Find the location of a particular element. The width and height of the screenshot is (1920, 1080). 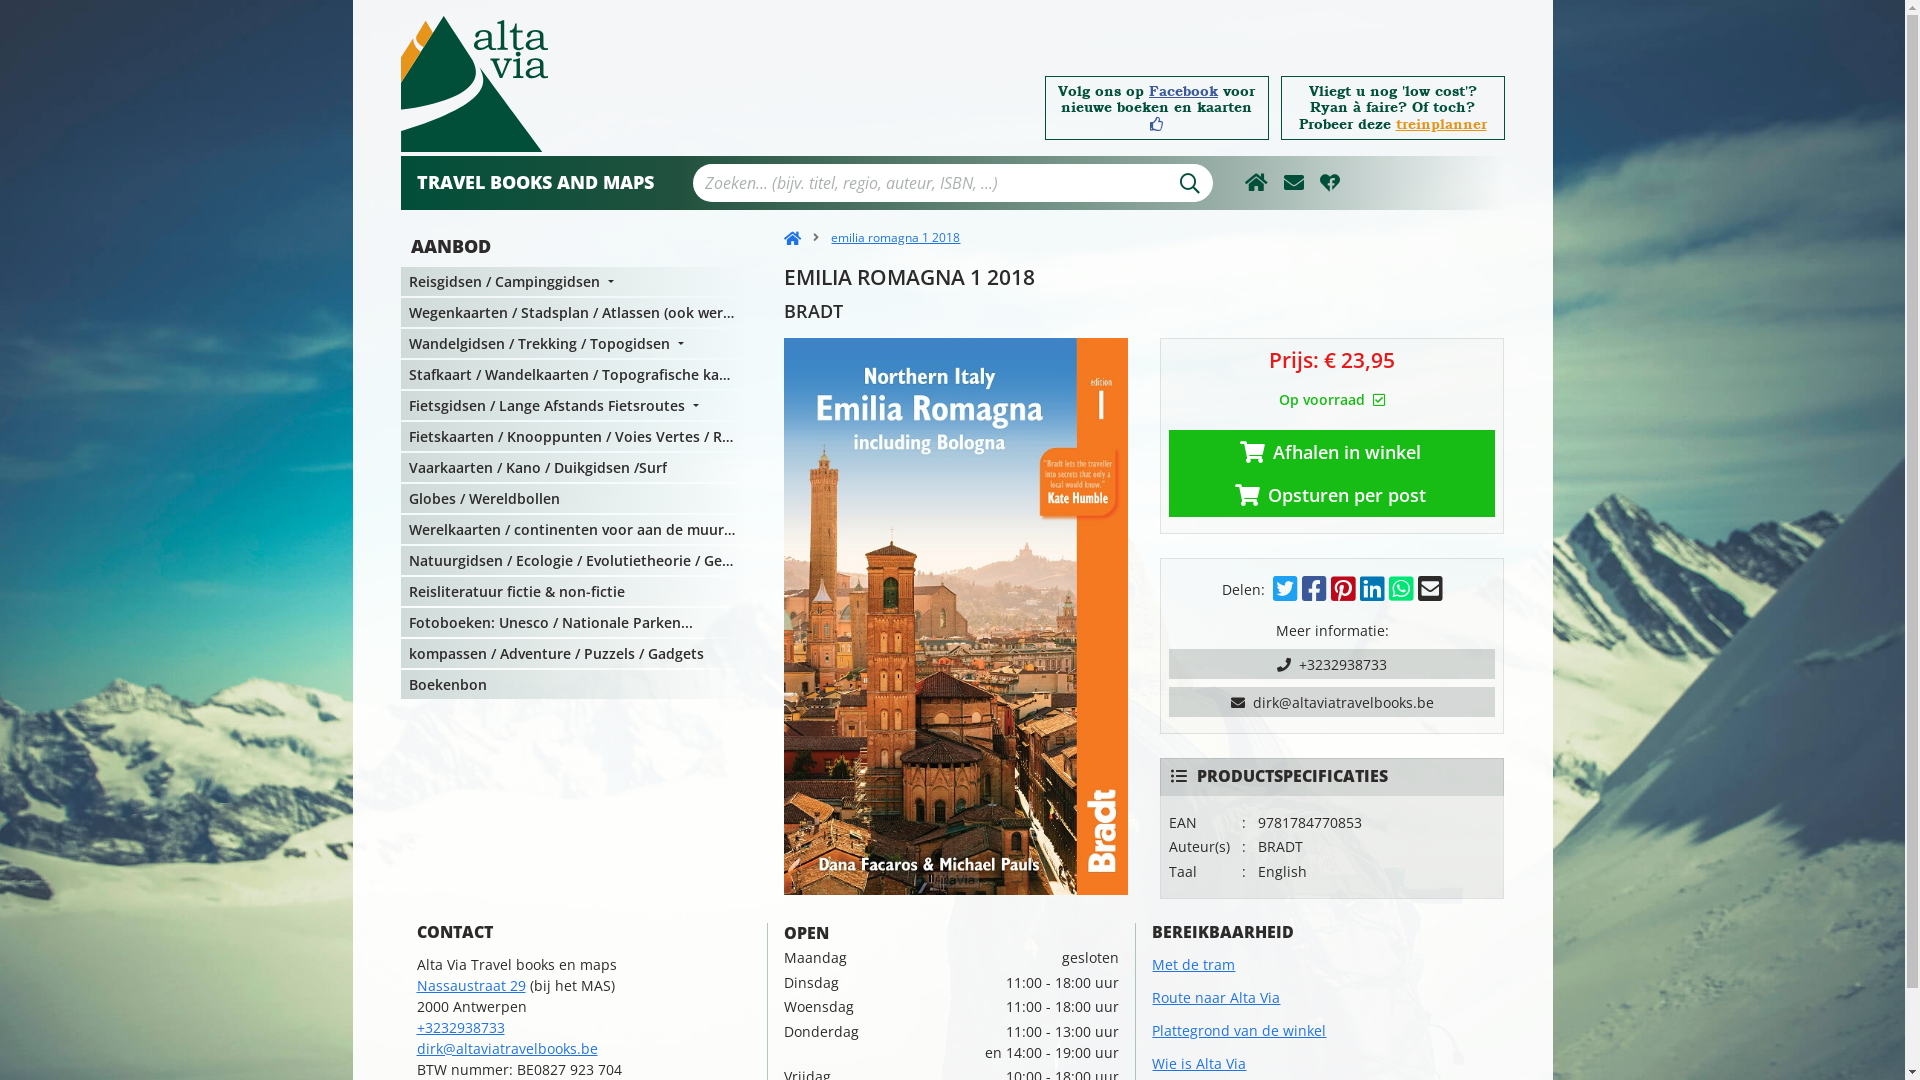

'Fotoboeken: Unesco / Nationale Parken...' is located at coordinates (575, 621).